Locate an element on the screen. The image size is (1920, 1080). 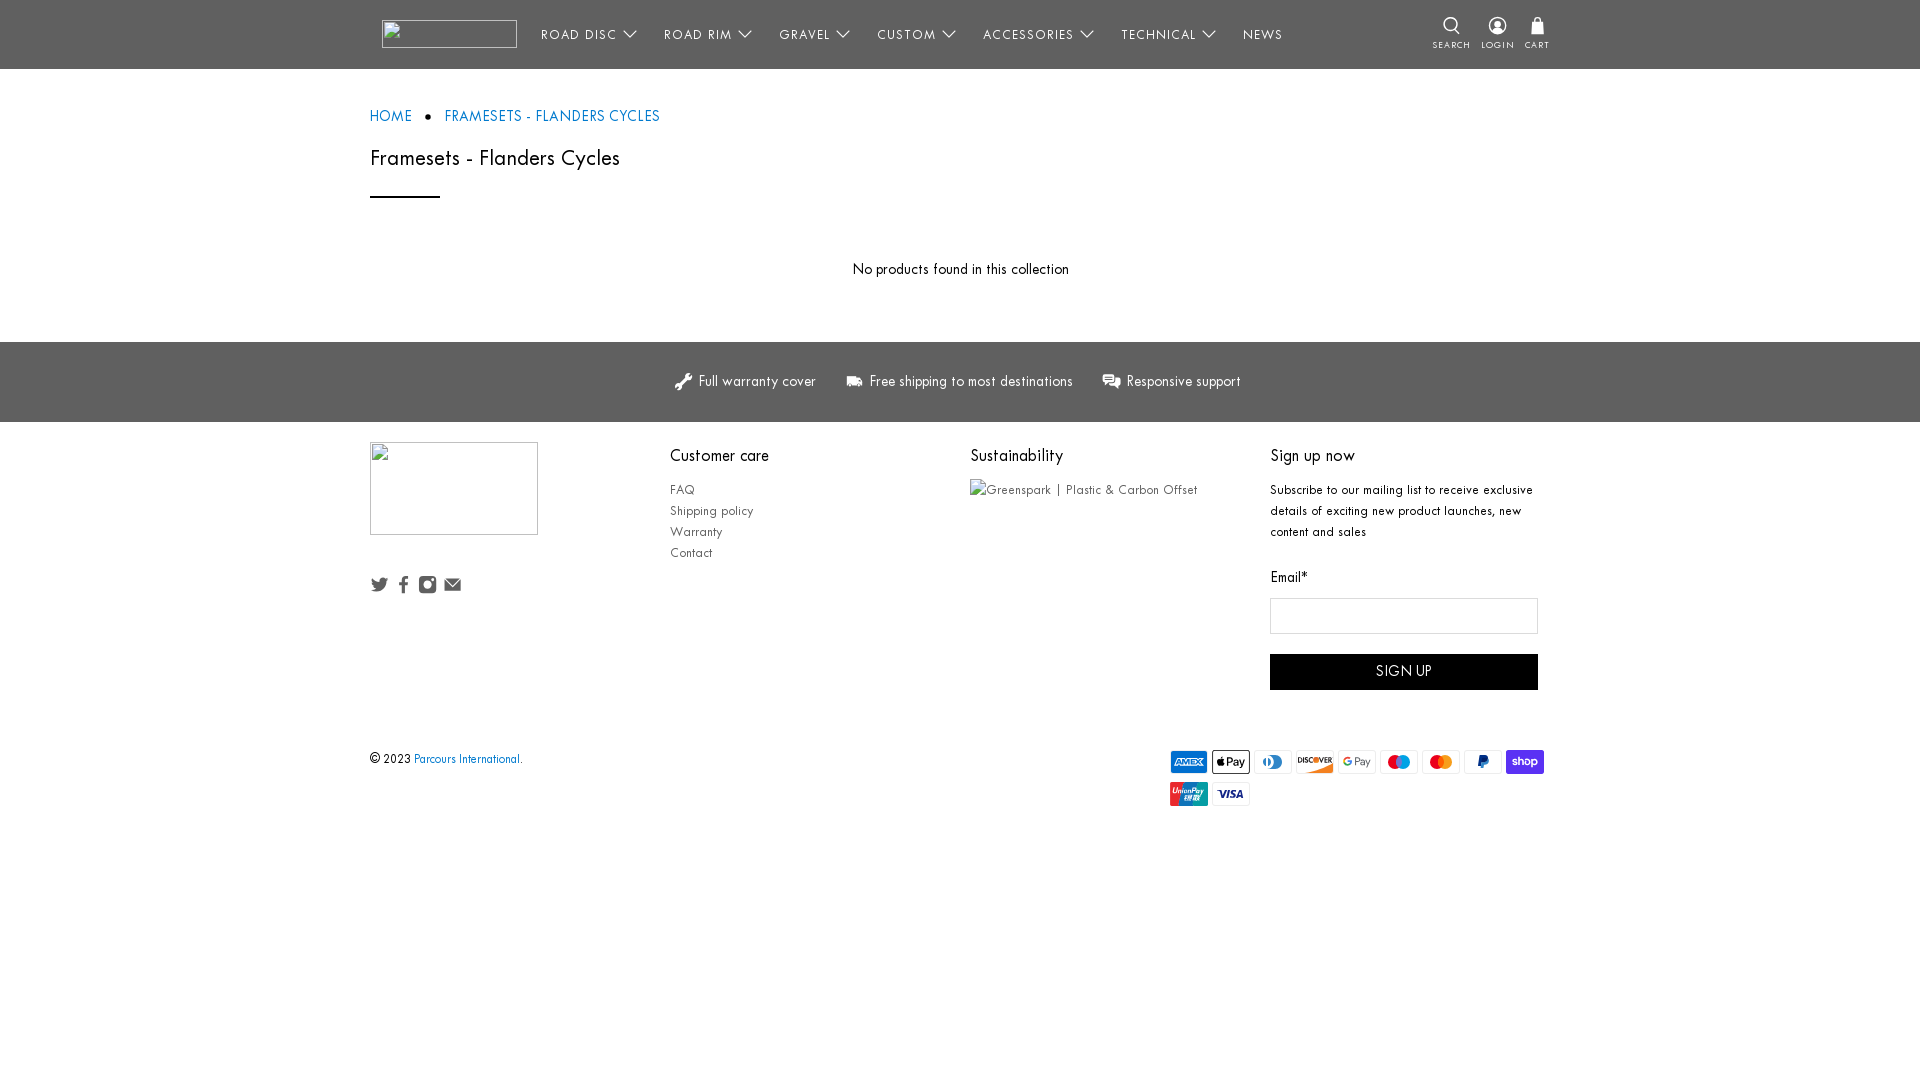
'Parcours International on Twitter' is located at coordinates (379, 588).